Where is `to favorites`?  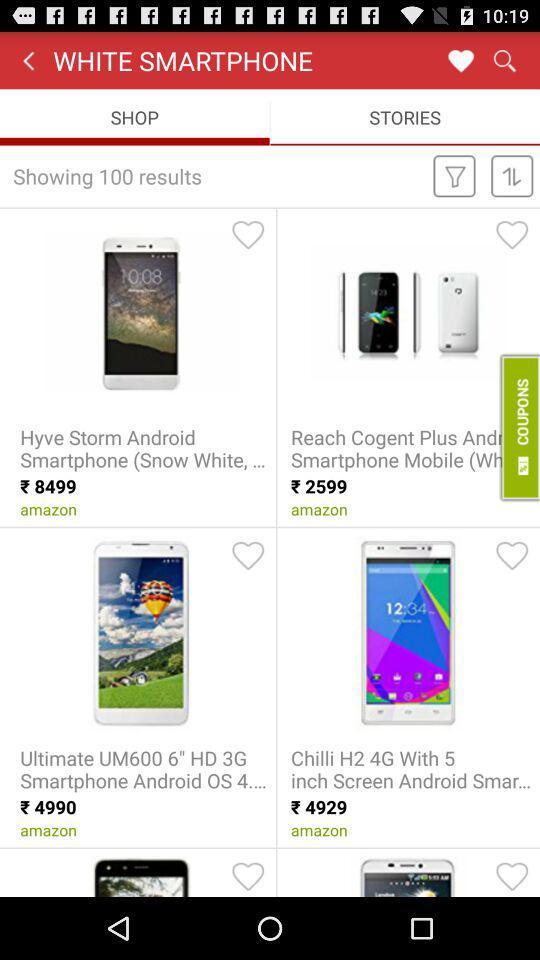
to favorites is located at coordinates (512, 555).